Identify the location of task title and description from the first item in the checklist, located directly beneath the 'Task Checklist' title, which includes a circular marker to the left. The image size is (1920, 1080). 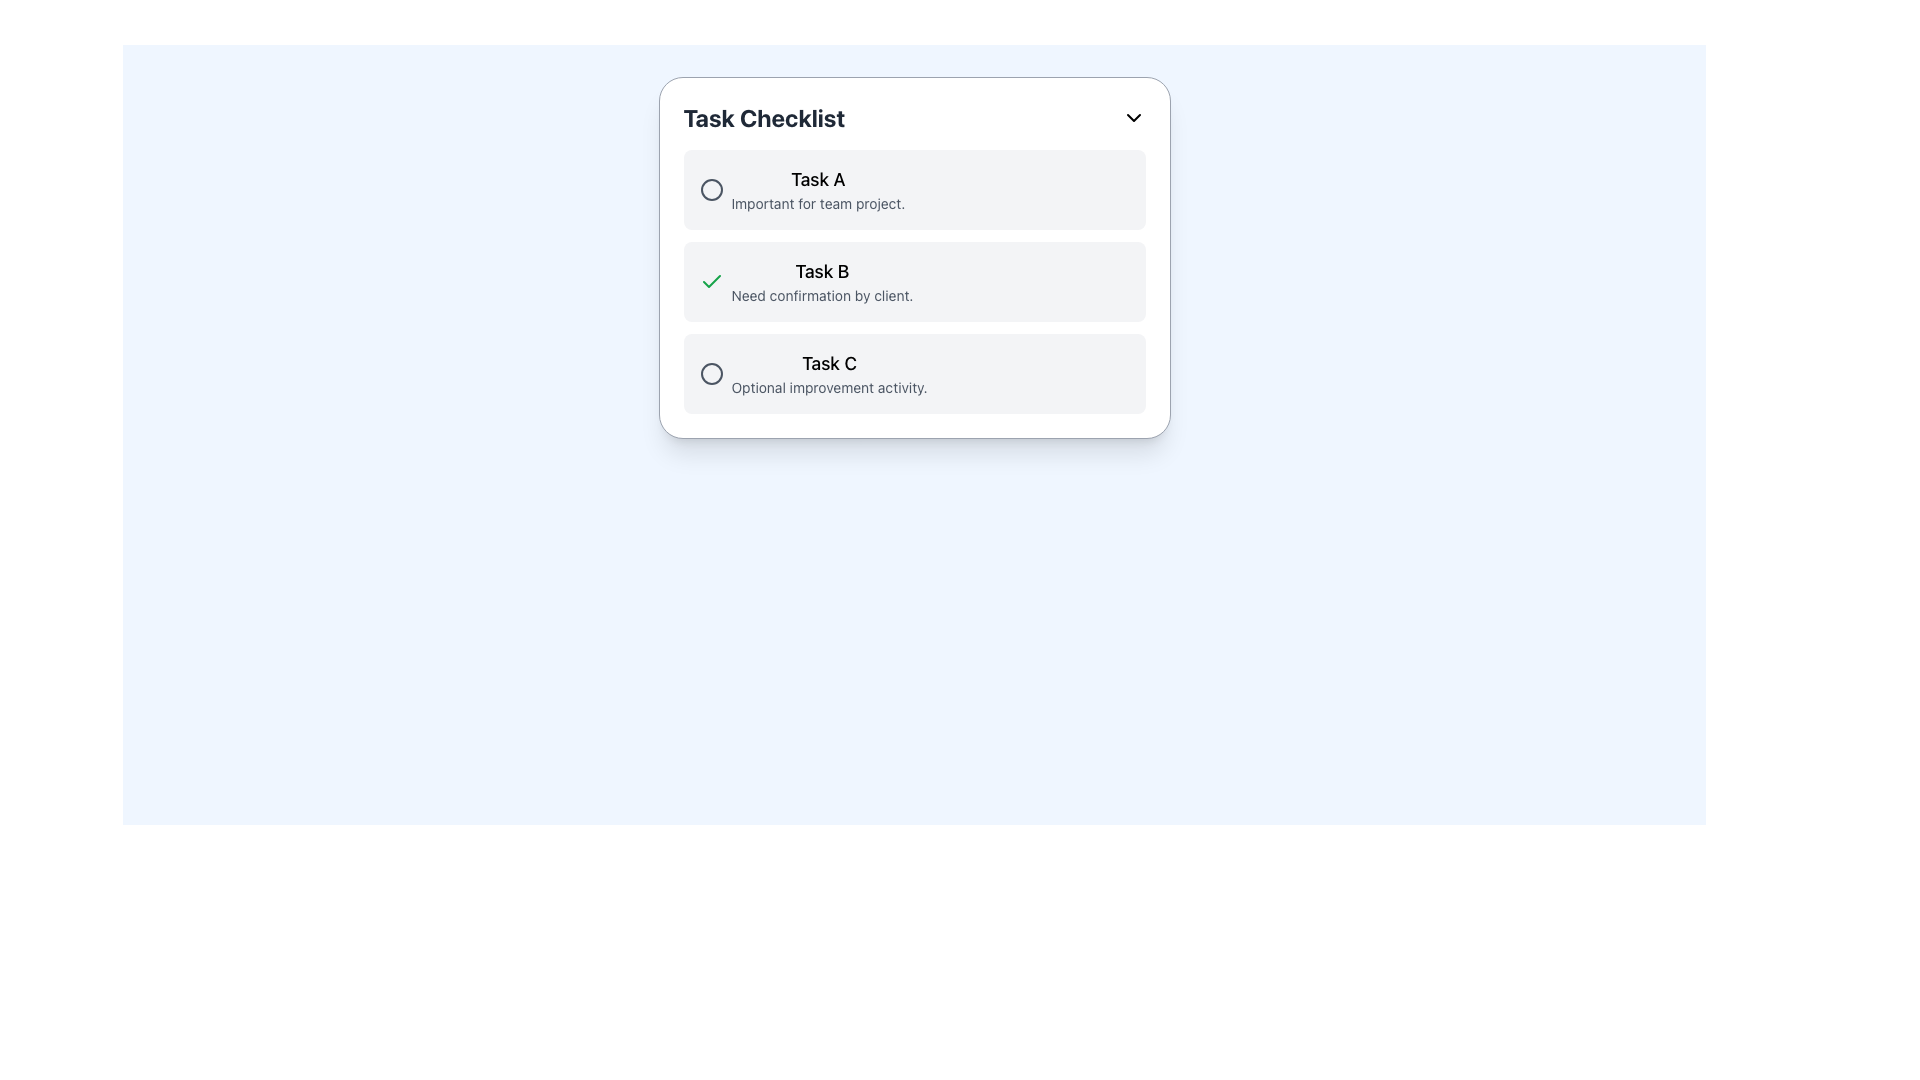
(818, 189).